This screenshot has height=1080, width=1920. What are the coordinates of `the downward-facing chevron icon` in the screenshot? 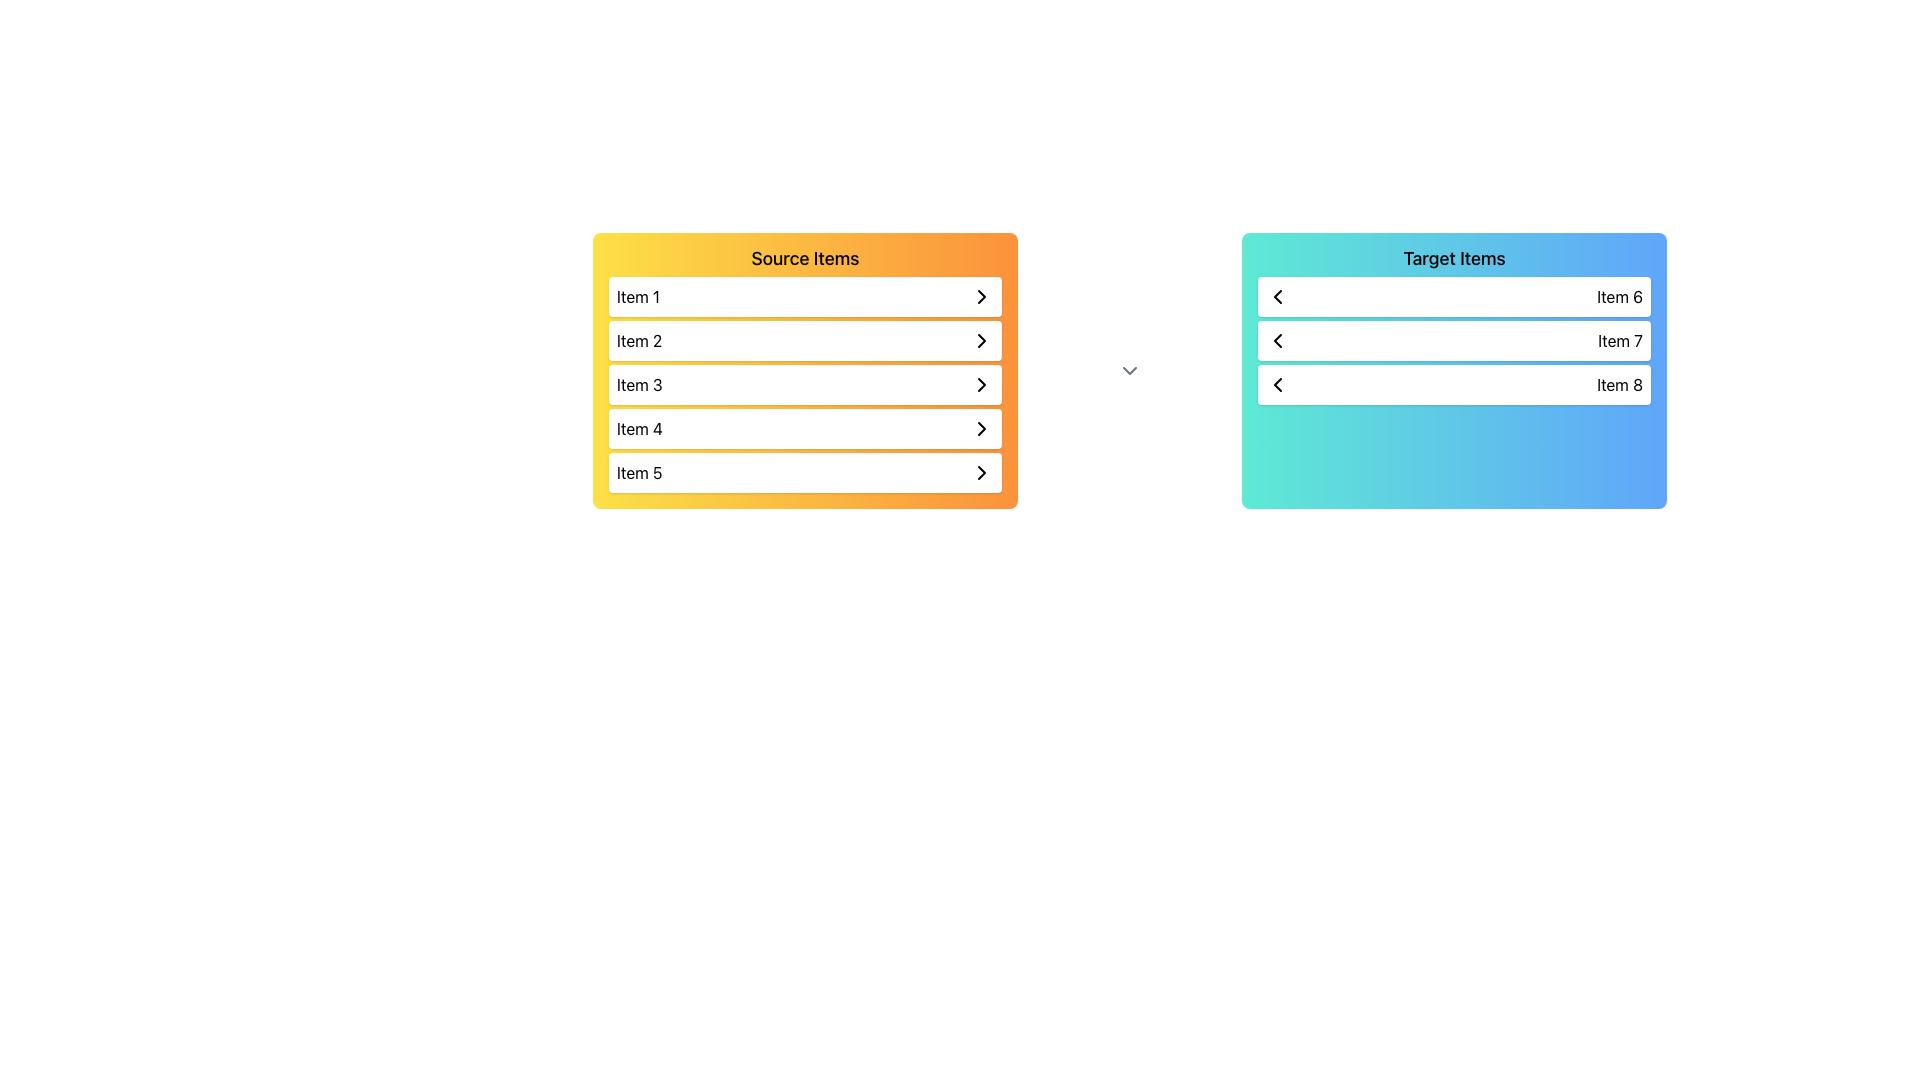 It's located at (1129, 370).